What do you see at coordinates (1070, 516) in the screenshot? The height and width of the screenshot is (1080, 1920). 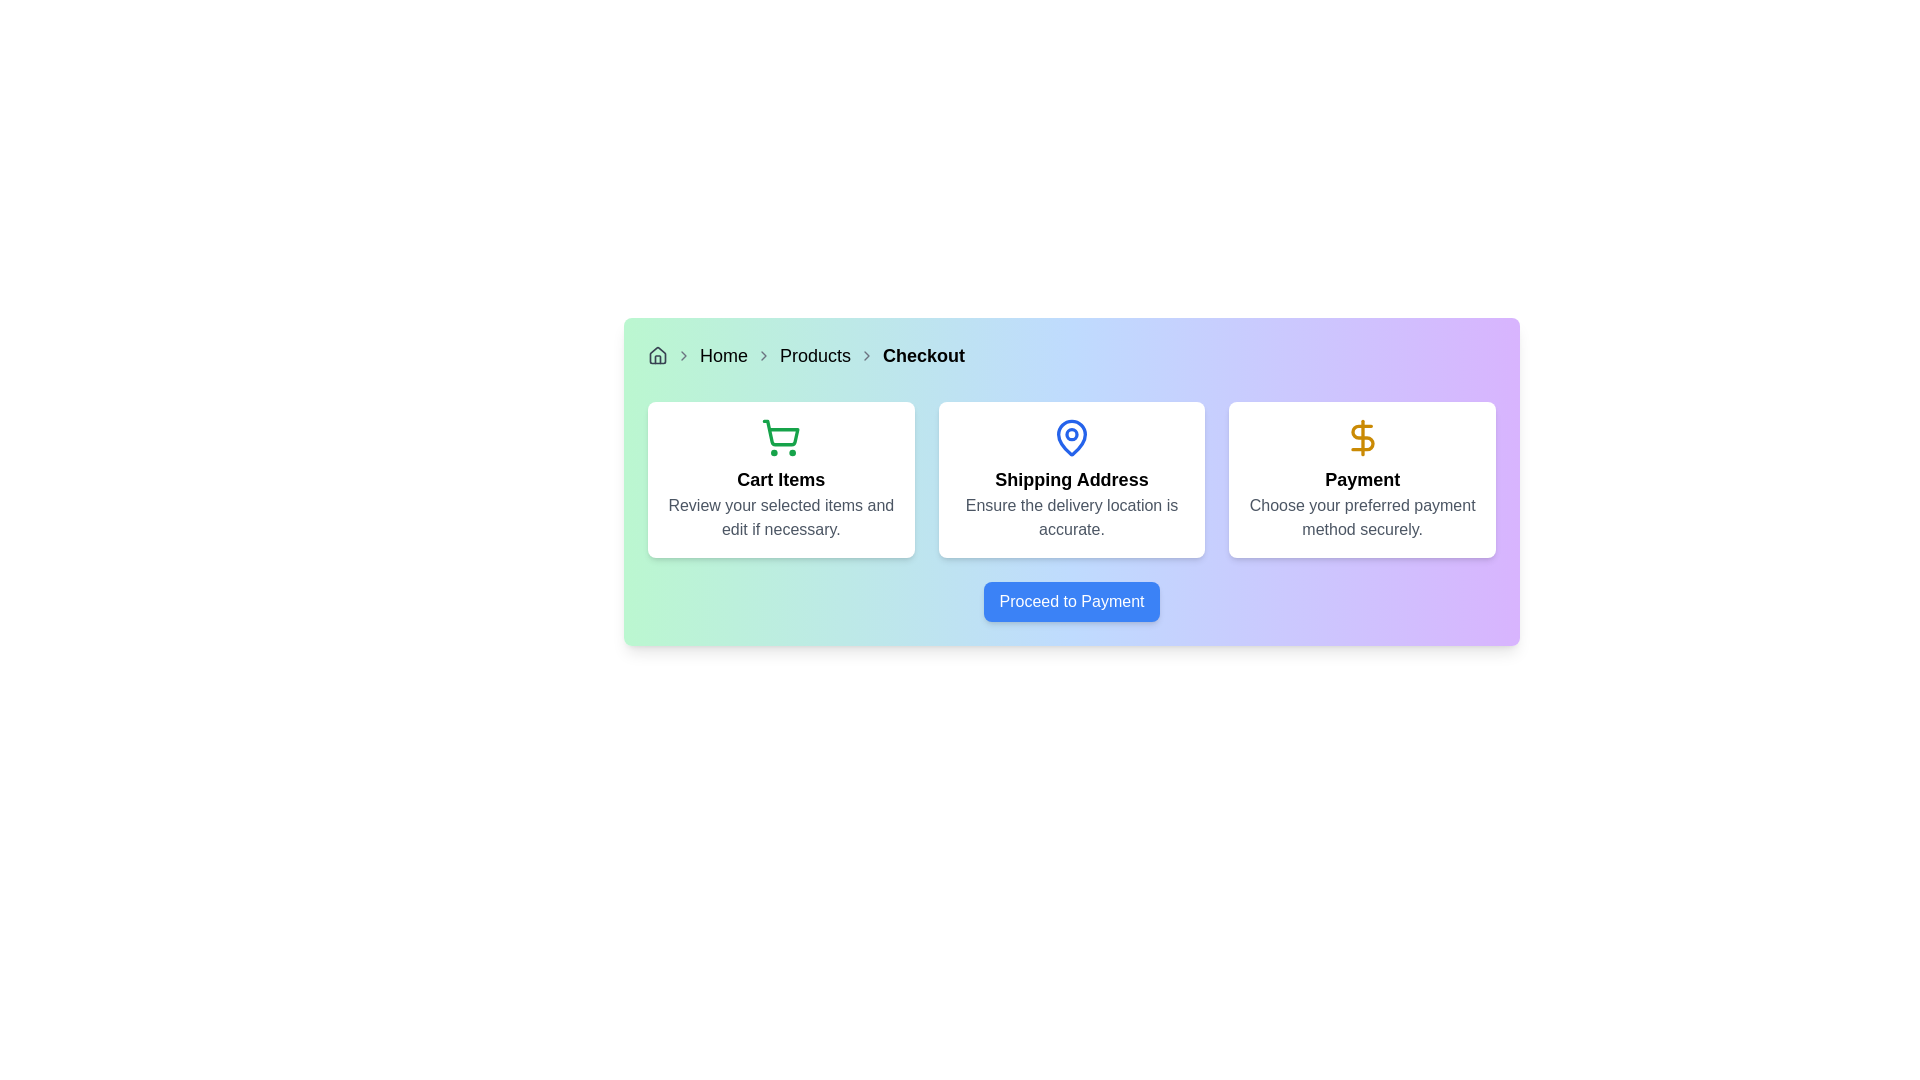 I see `the static text field displaying the message 'Ensure the delivery location is accurate.' located under the heading 'Shipping Address' in the card box` at bounding box center [1070, 516].